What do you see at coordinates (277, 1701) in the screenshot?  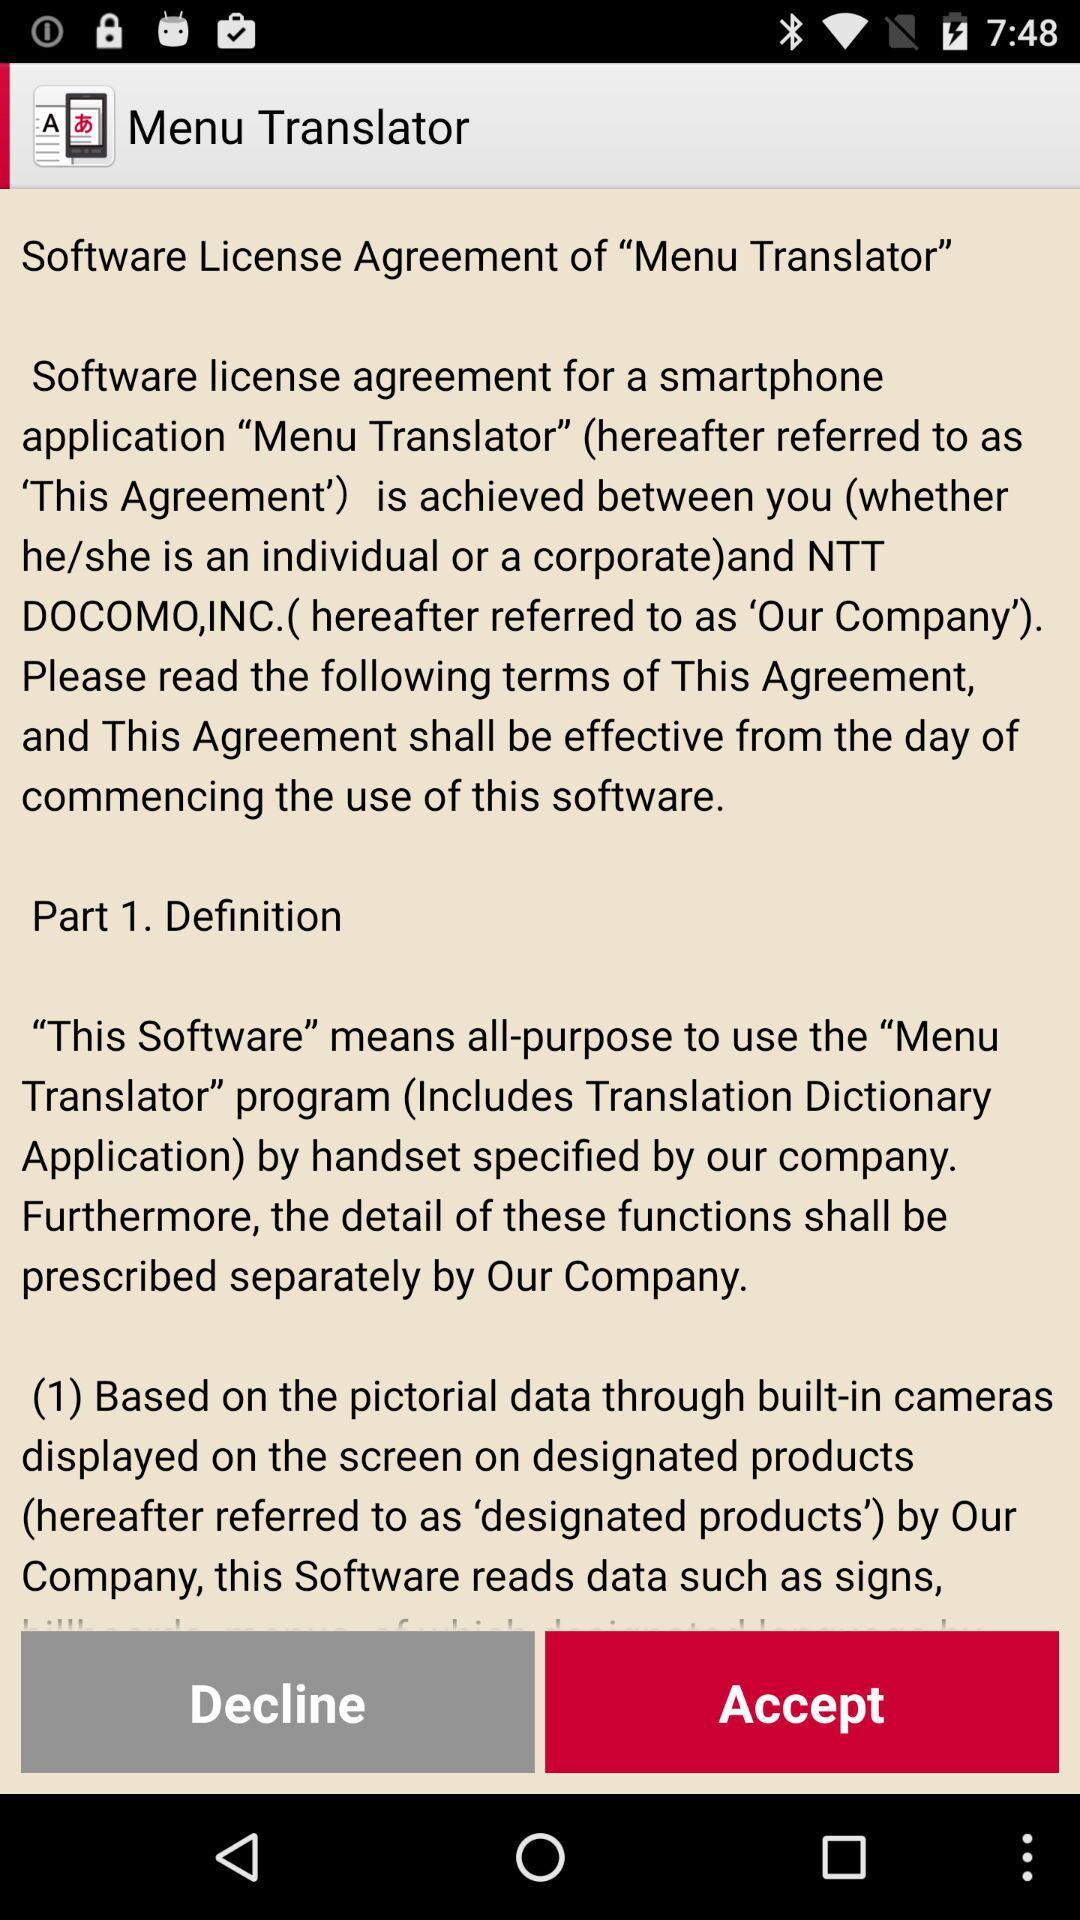 I see `the icon below the software license agreement icon` at bounding box center [277, 1701].